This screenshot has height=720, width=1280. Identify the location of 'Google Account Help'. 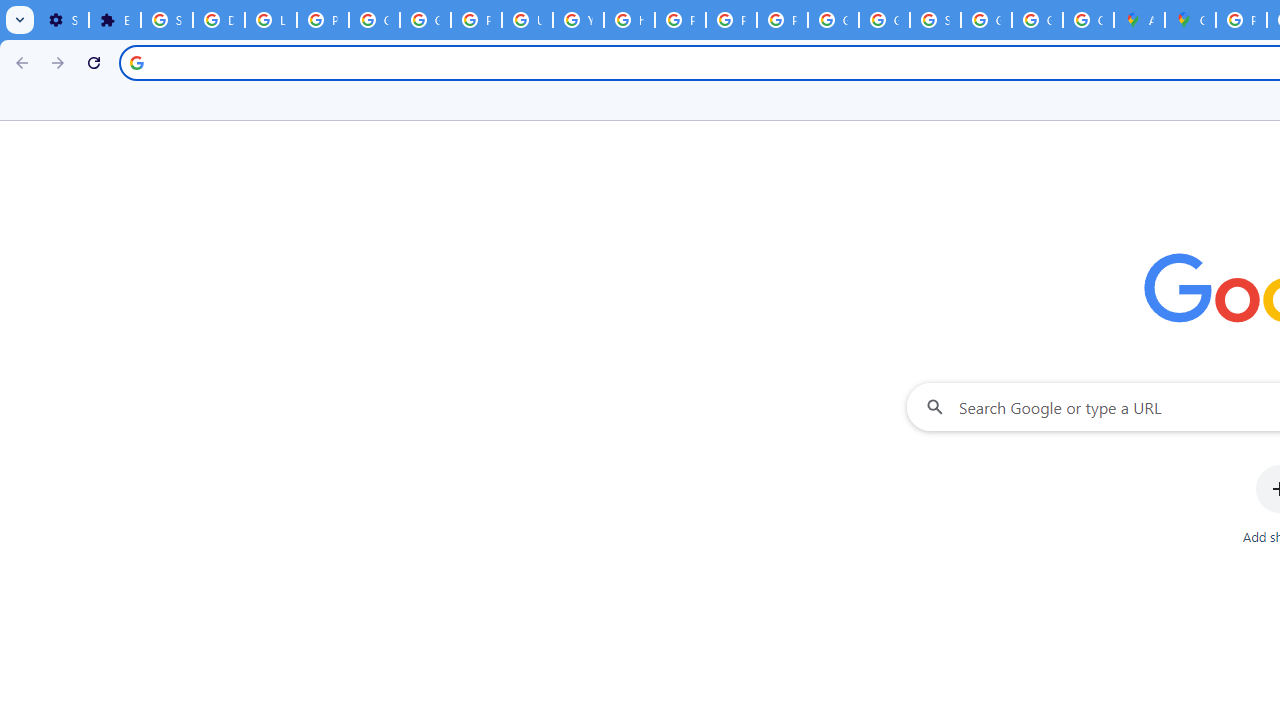
(423, 20).